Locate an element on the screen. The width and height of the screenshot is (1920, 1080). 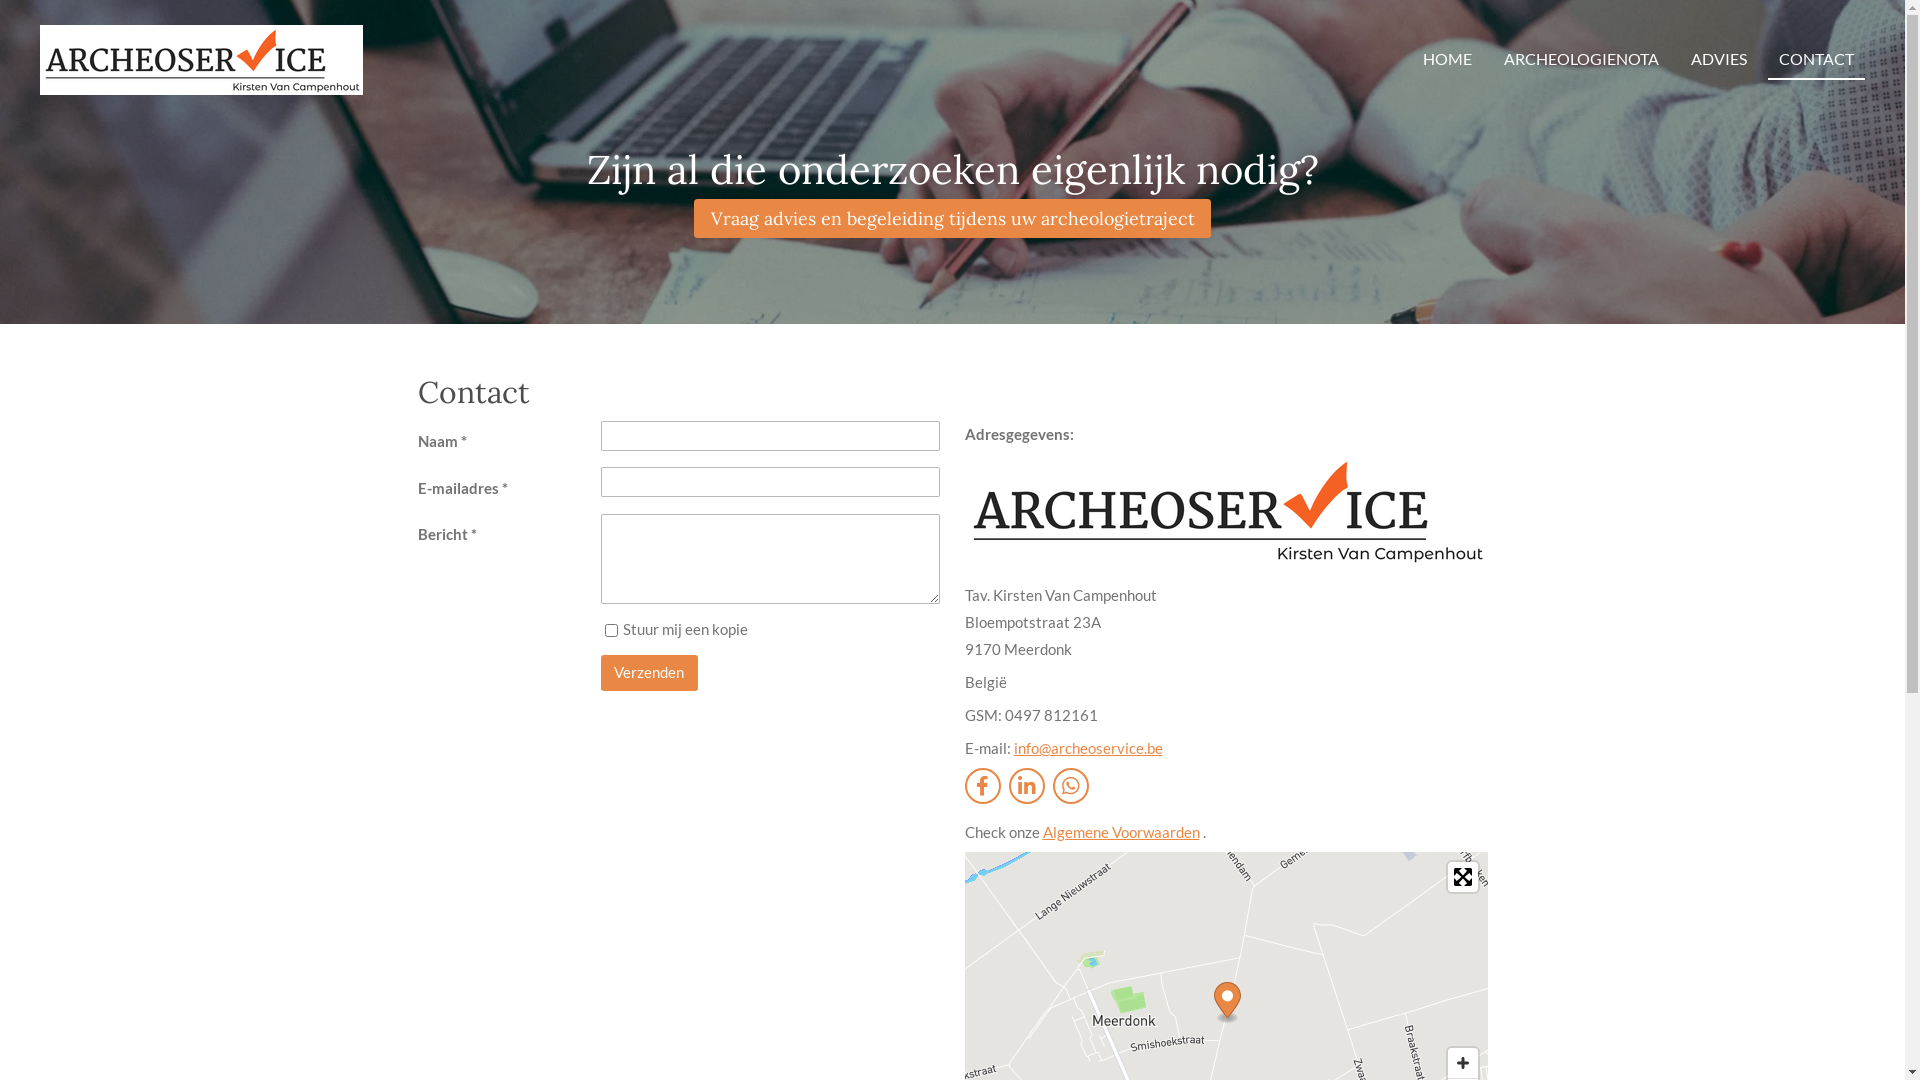
'Algemene Voorwaarden' is located at coordinates (1120, 830).